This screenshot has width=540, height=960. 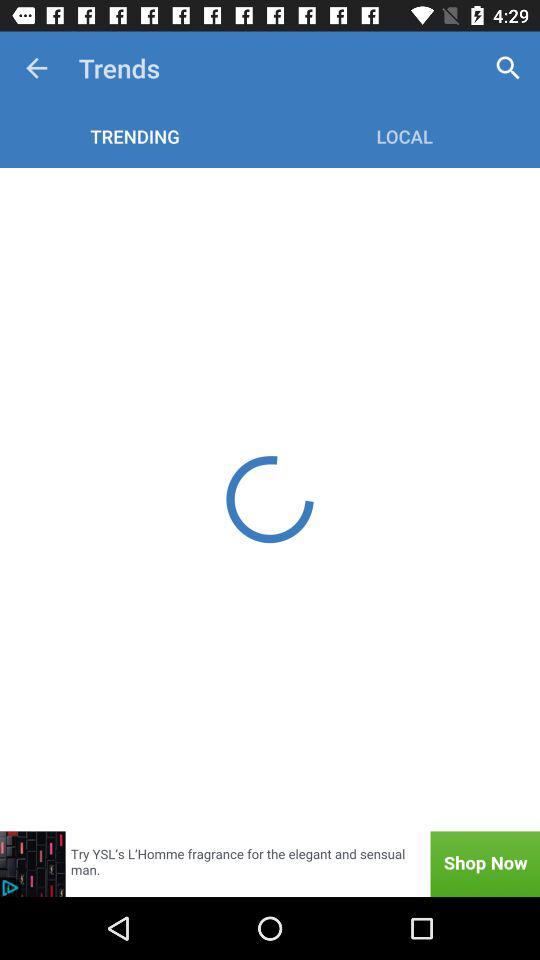 What do you see at coordinates (270, 863) in the screenshot?
I see `shop ysl fragance` at bounding box center [270, 863].